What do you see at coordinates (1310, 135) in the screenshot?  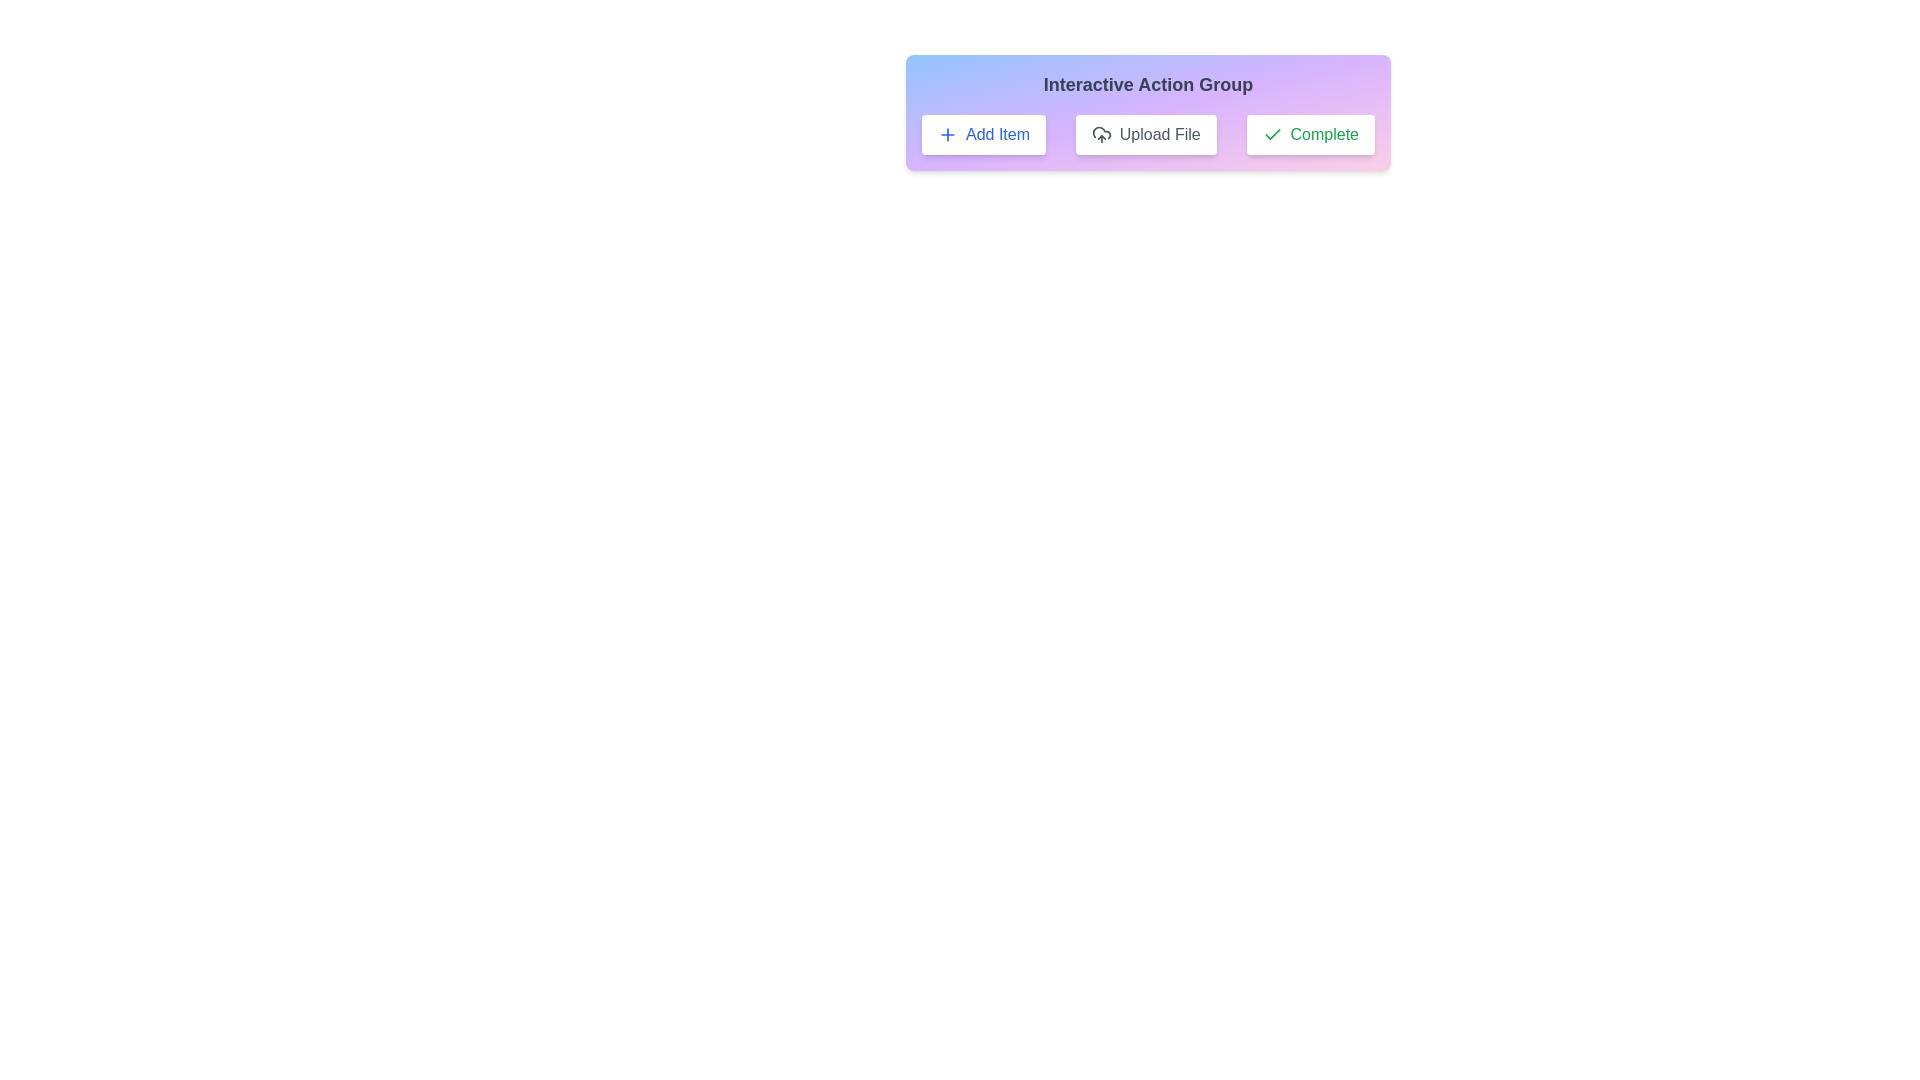 I see `the 'Complete' button with a white background and green text, located to the right of the 'Upload File' button in the 'Interactive Action Group' section` at bounding box center [1310, 135].